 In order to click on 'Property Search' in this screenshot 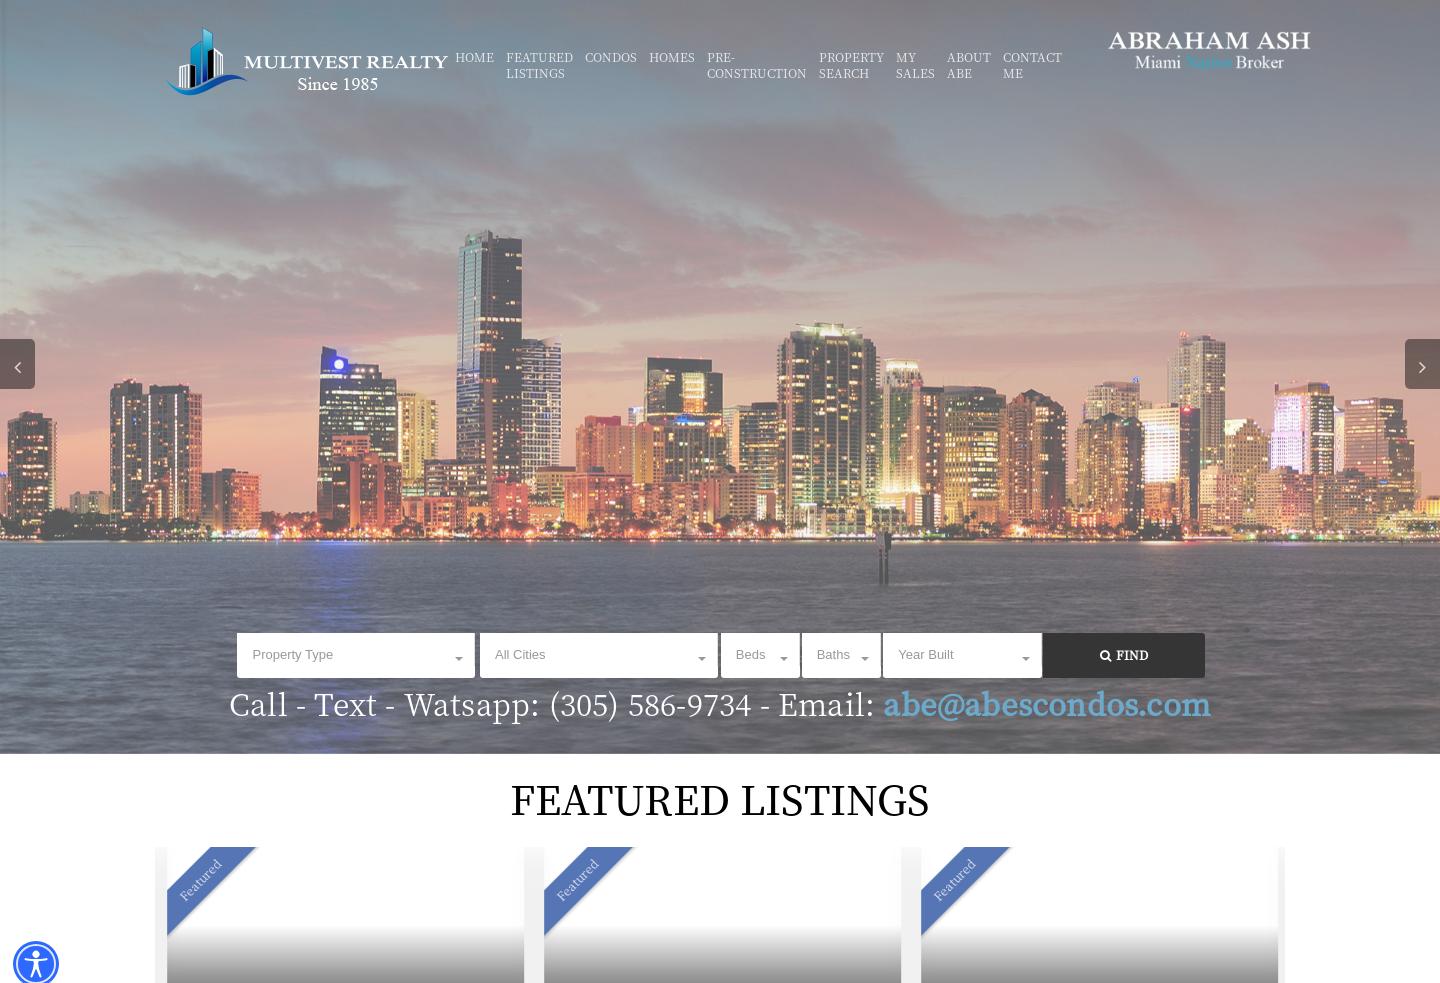, I will do `click(818, 63)`.